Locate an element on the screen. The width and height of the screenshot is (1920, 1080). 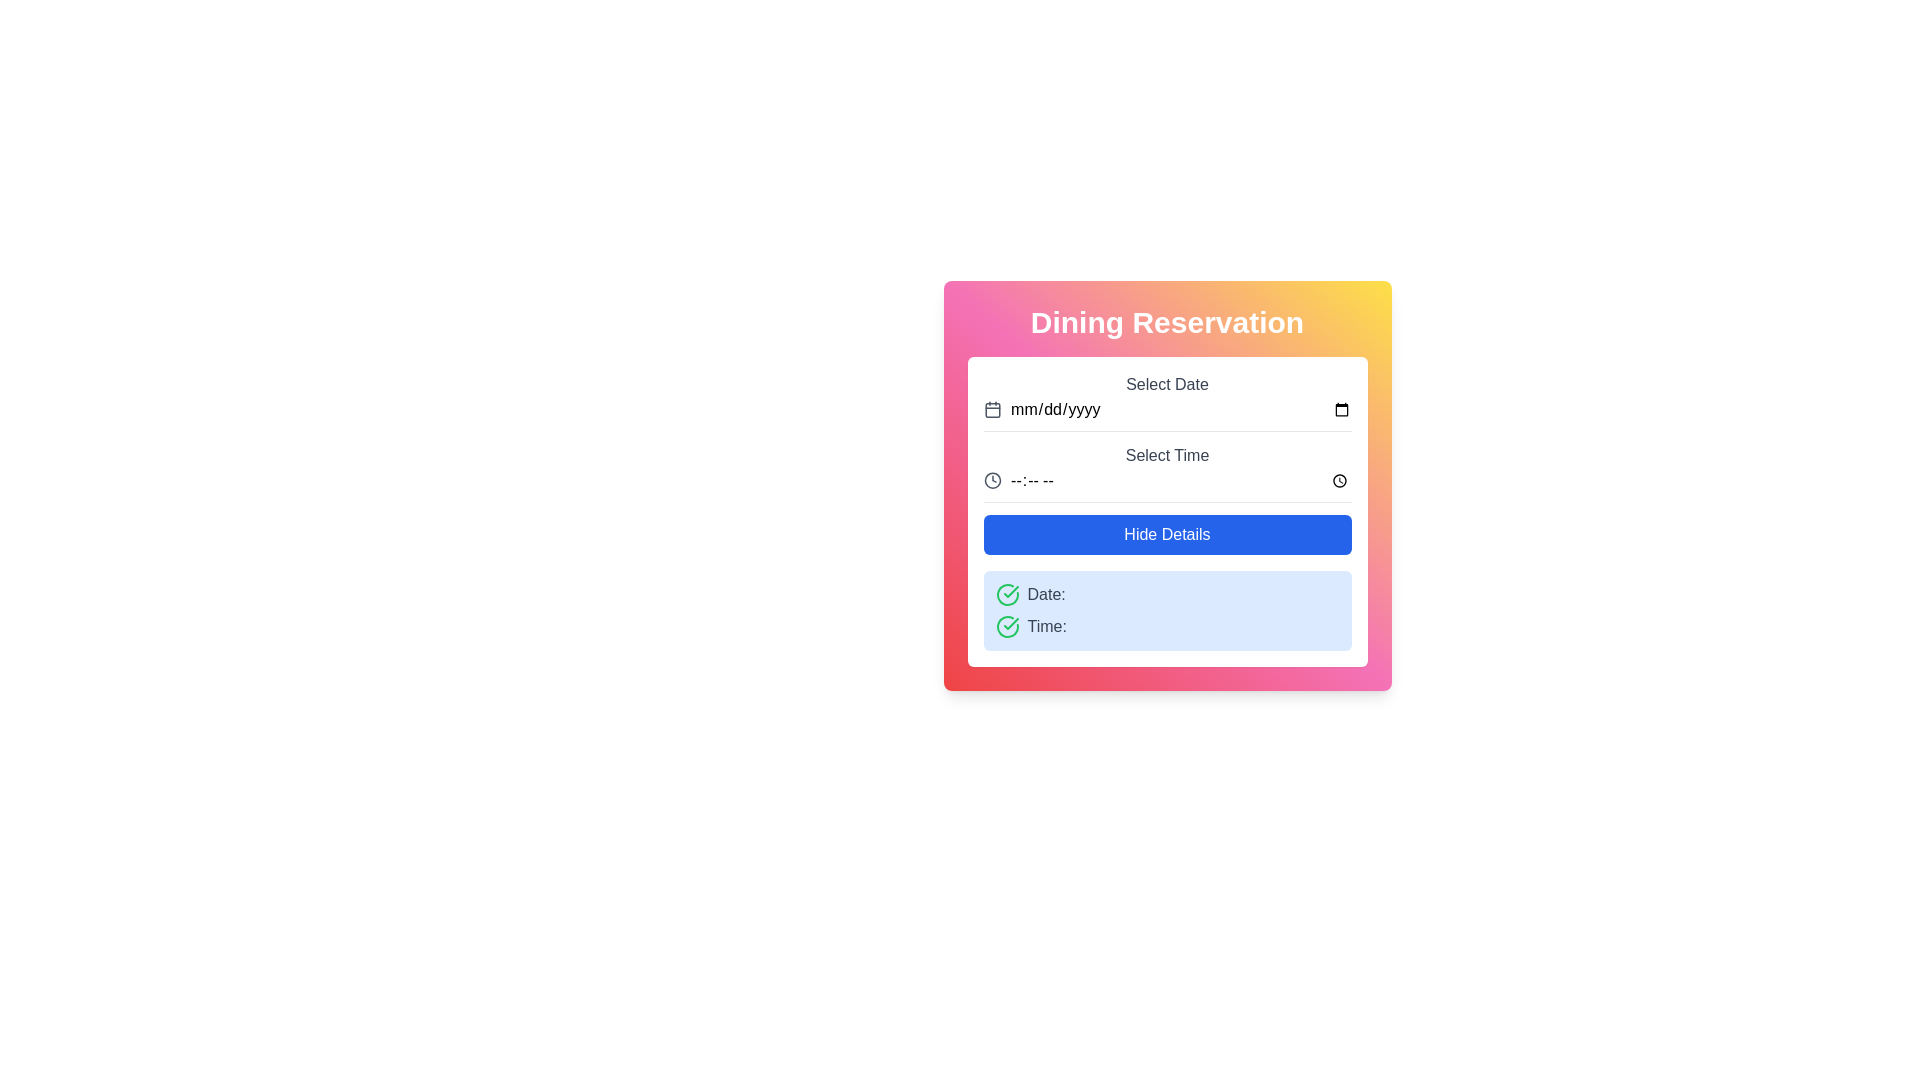
the circular outline of the clock icon located to the right of the 'Select Time' text field is located at coordinates (992, 481).